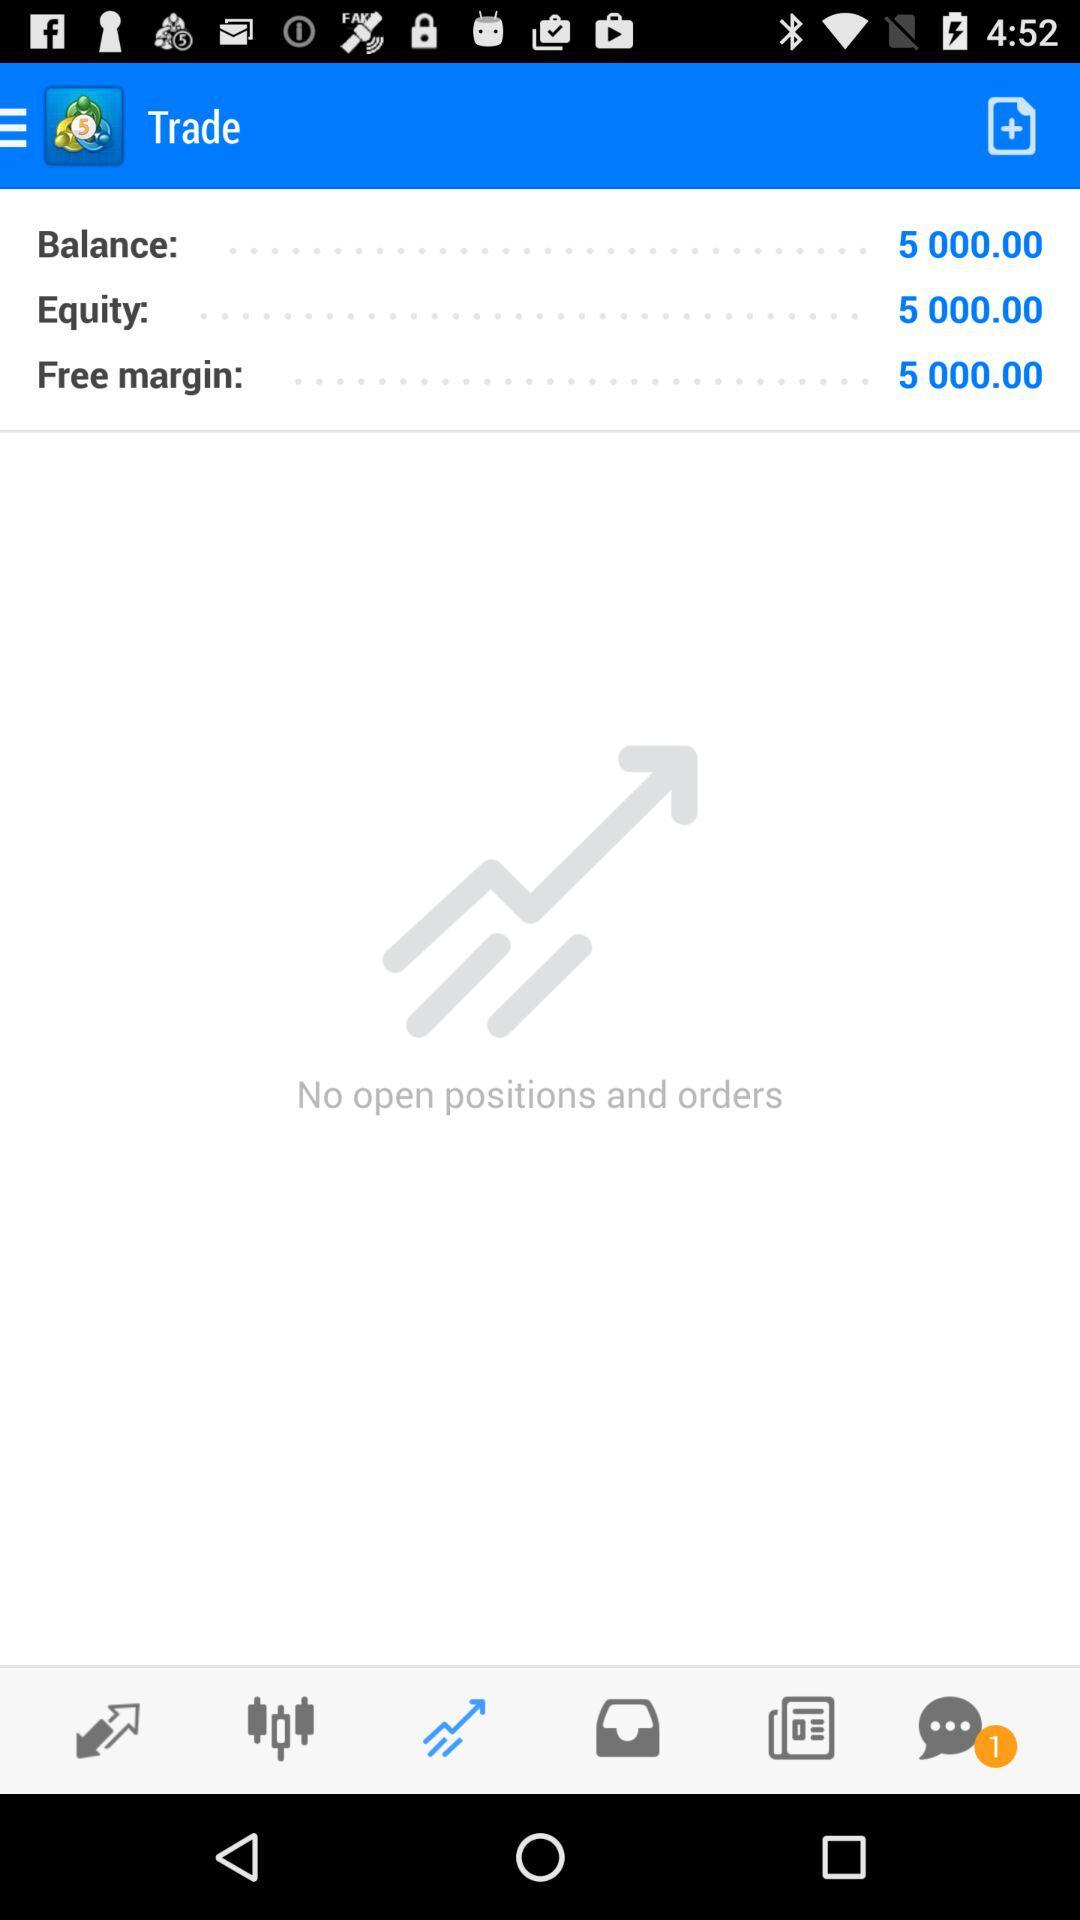 The height and width of the screenshot is (1920, 1080). I want to click on the item above no open positions icon, so click(540, 430).